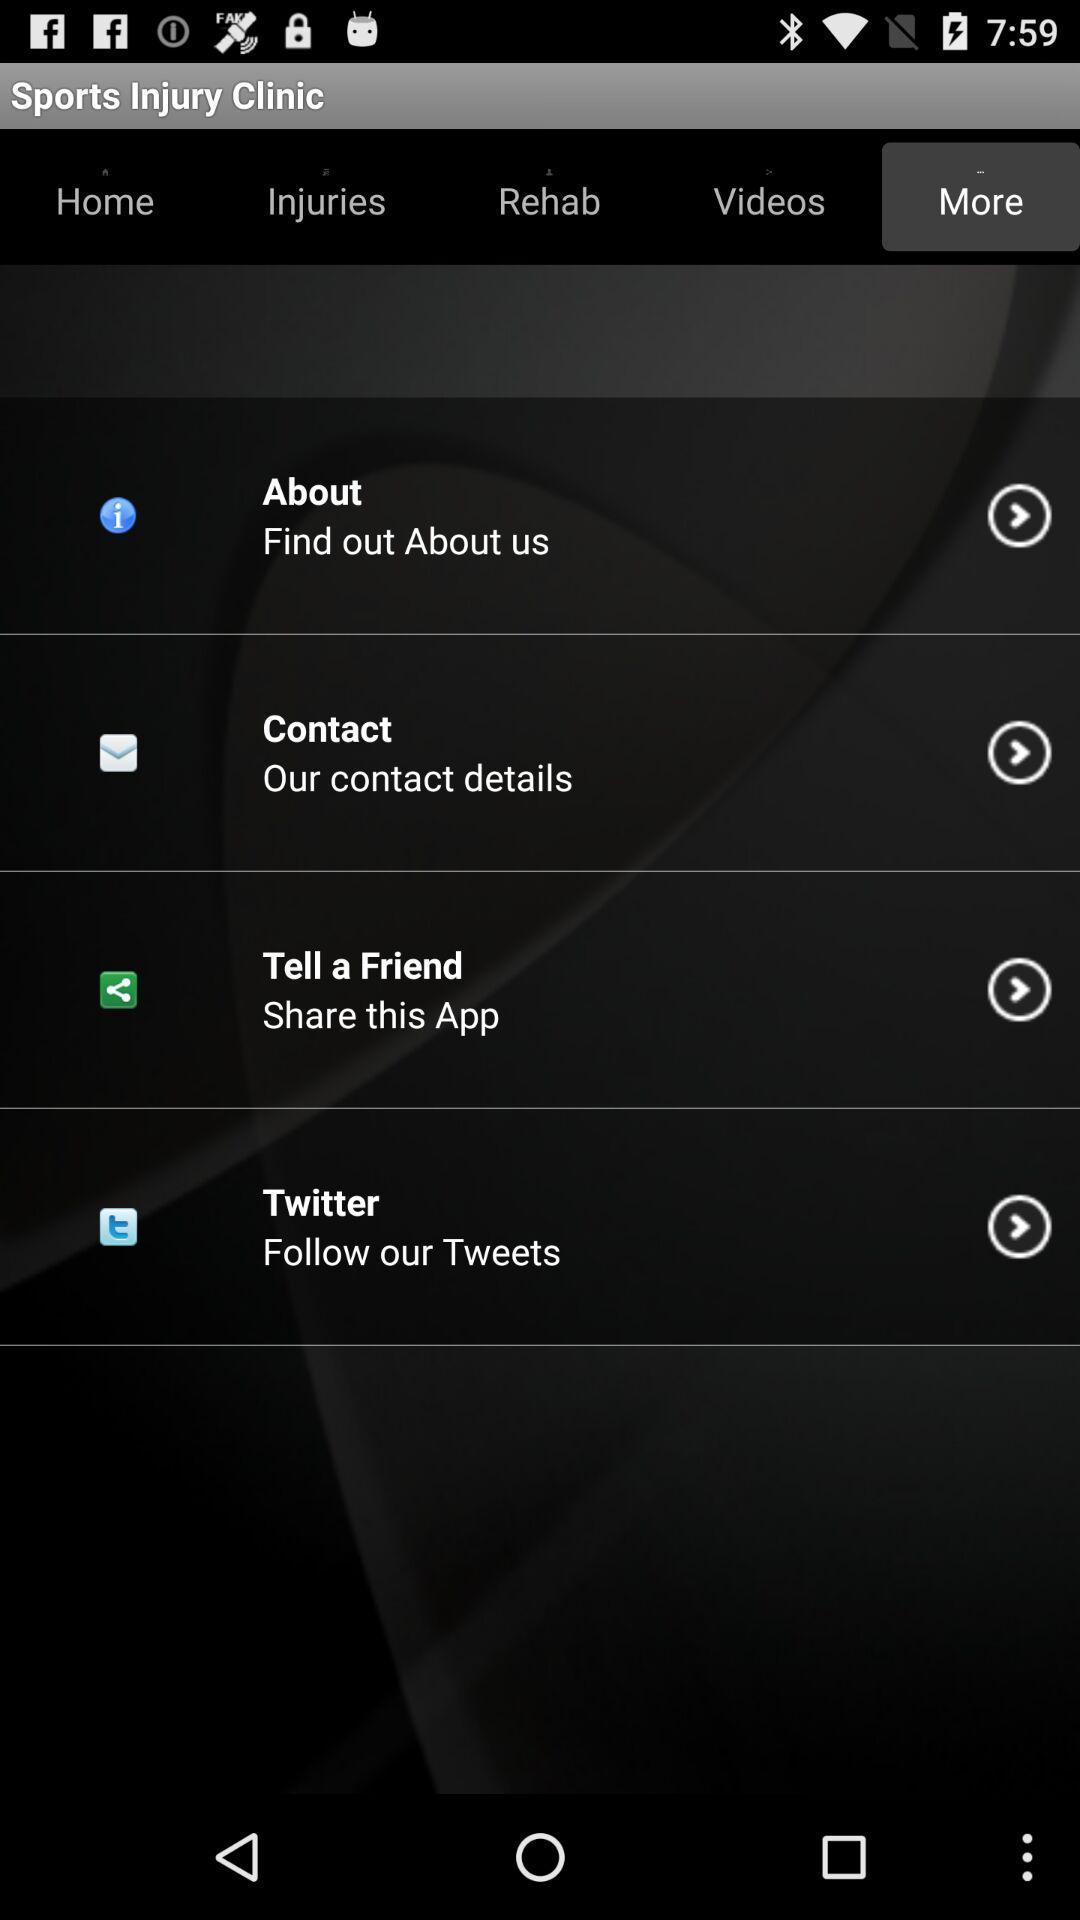  What do you see at coordinates (979, 196) in the screenshot?
I see `app below the sports injury clinic app` at bounding box center [979, 196].